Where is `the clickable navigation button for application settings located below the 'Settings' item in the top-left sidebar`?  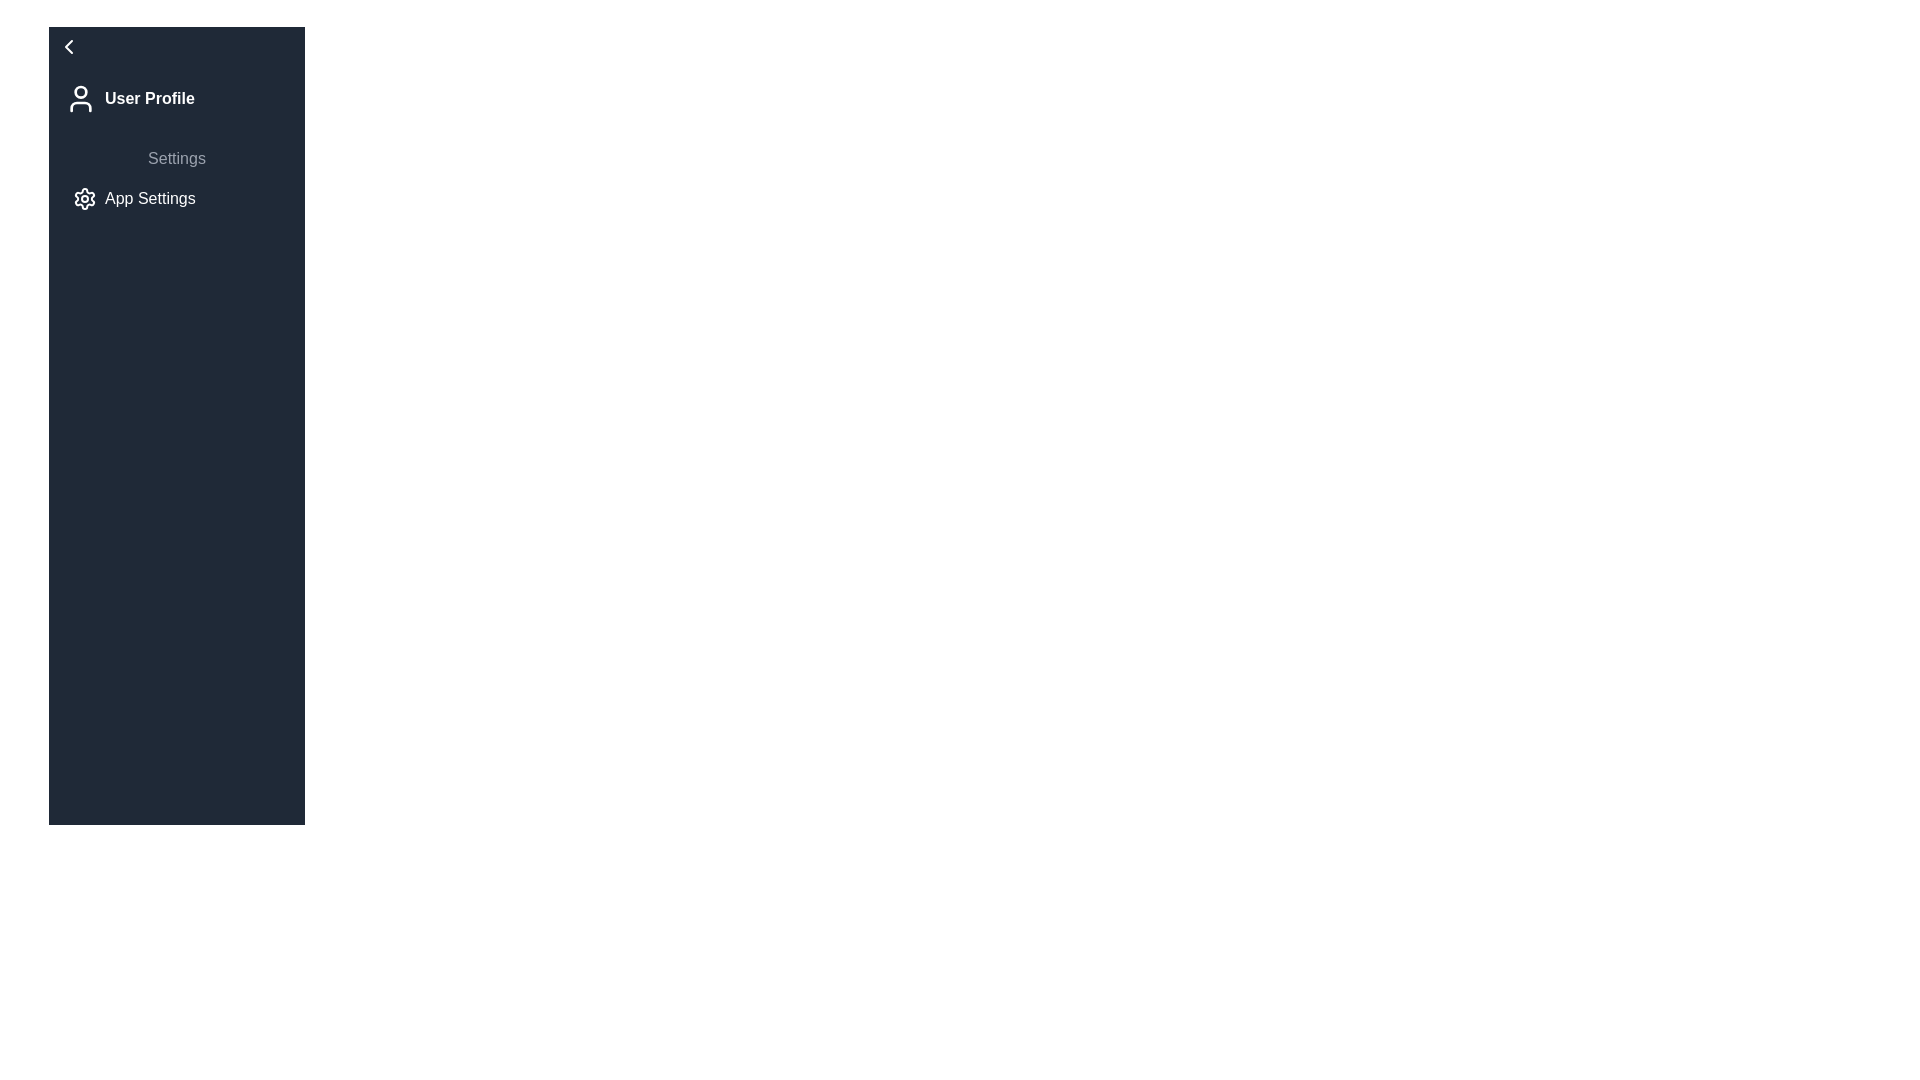 the clickable navigation button for application settings located below the 'Settings' item in the top-left sidebar is located at coordinates (177, 199).